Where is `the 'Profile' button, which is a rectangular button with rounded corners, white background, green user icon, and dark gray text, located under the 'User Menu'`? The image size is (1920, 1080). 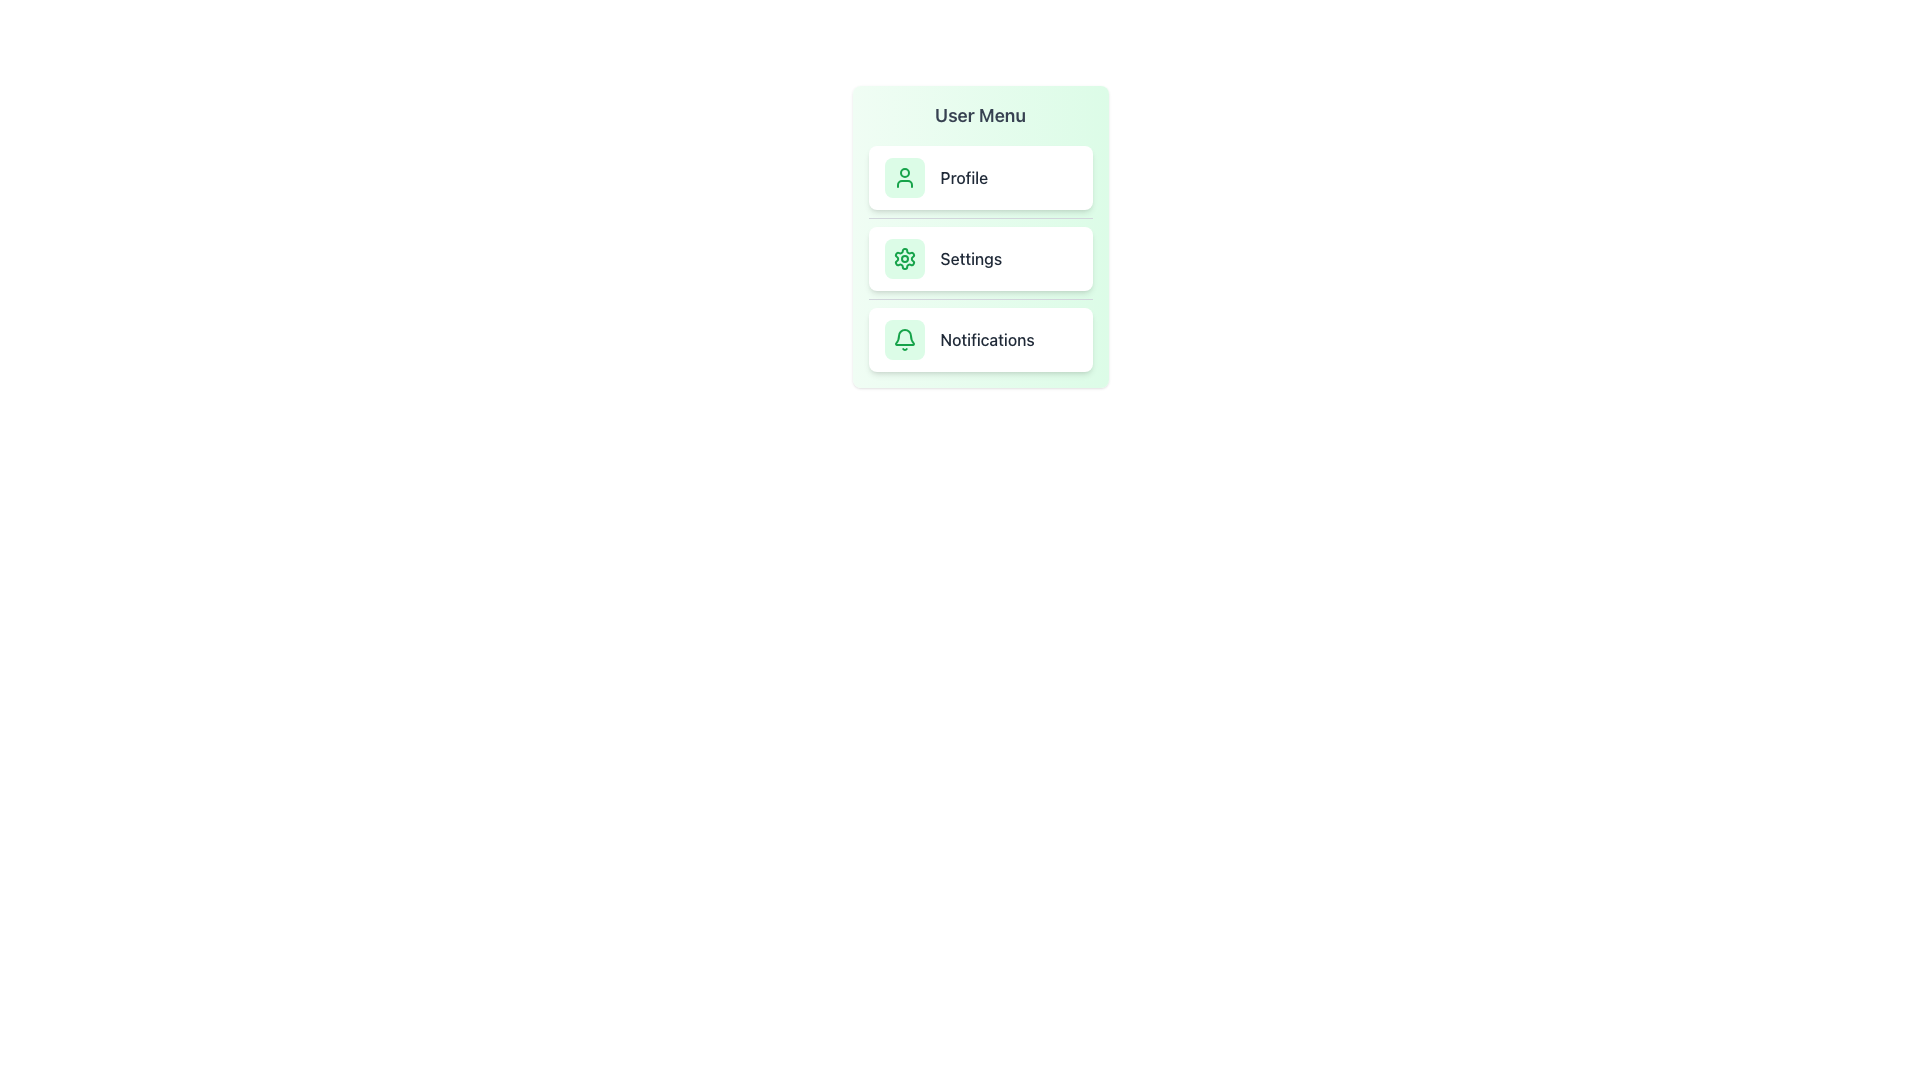
the 'Profile' button, which is a rectangular button with rounded corners, white background, green user icon, and dark gray text, located under the 'User Menu' is located at coordinates (980, 176).